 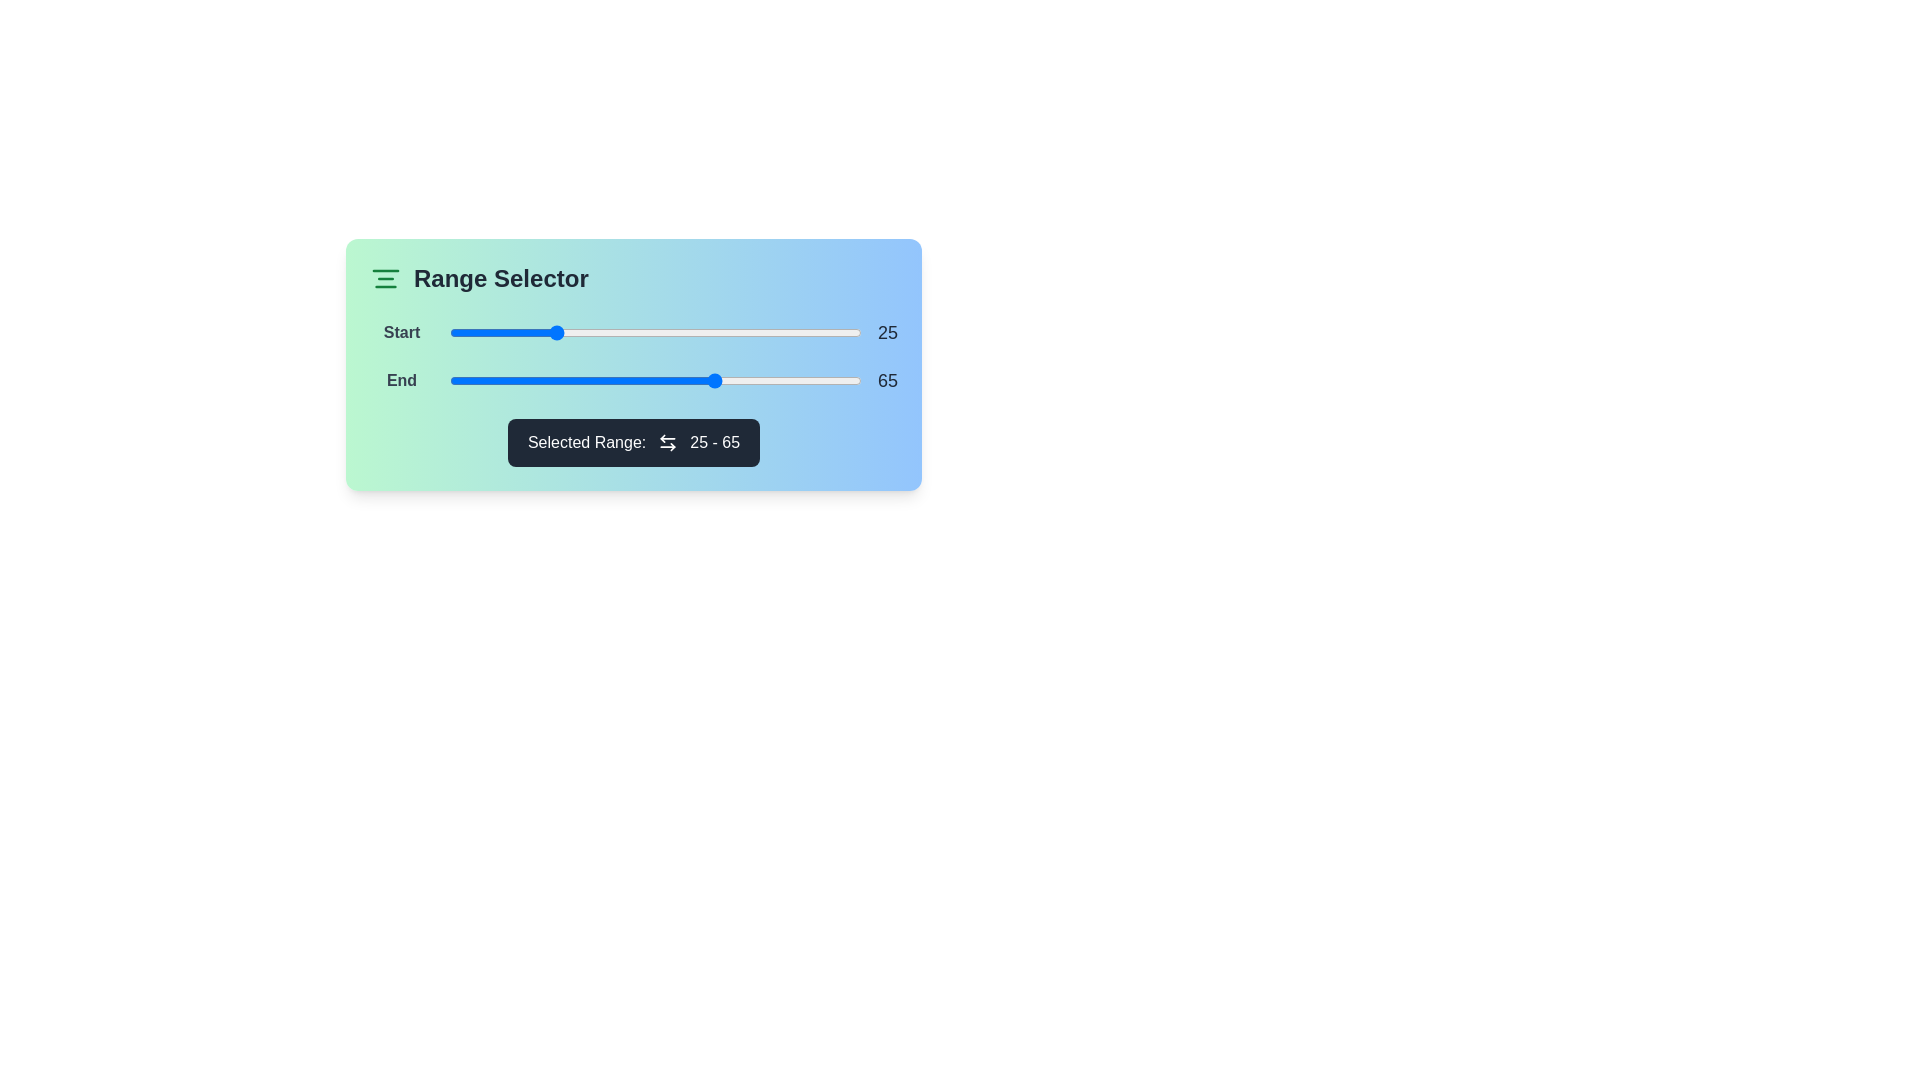 What do you see at coordinates (385, 278) in the screenshot?
I see `the icon to check for tooltip or interaction` at bounding box center [385, 278].